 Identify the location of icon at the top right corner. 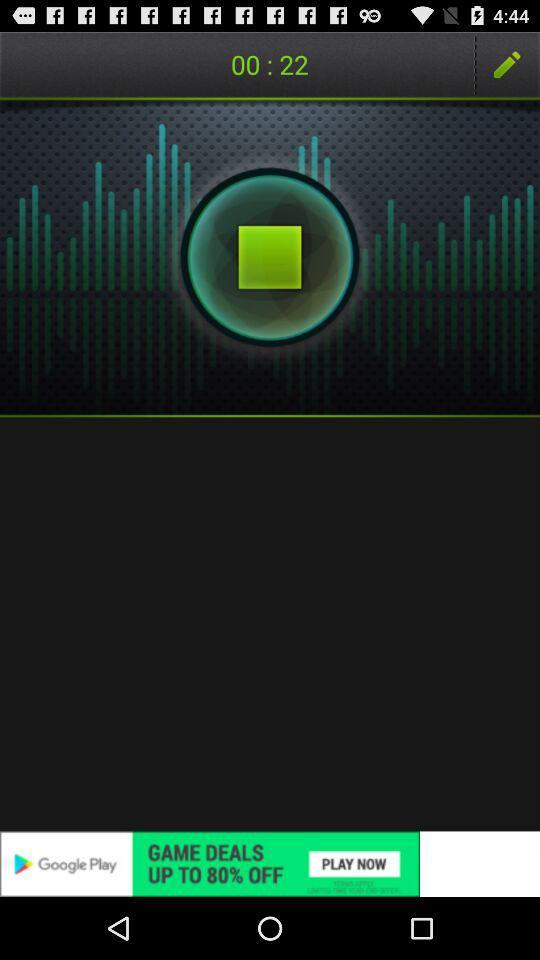
(507, 64).